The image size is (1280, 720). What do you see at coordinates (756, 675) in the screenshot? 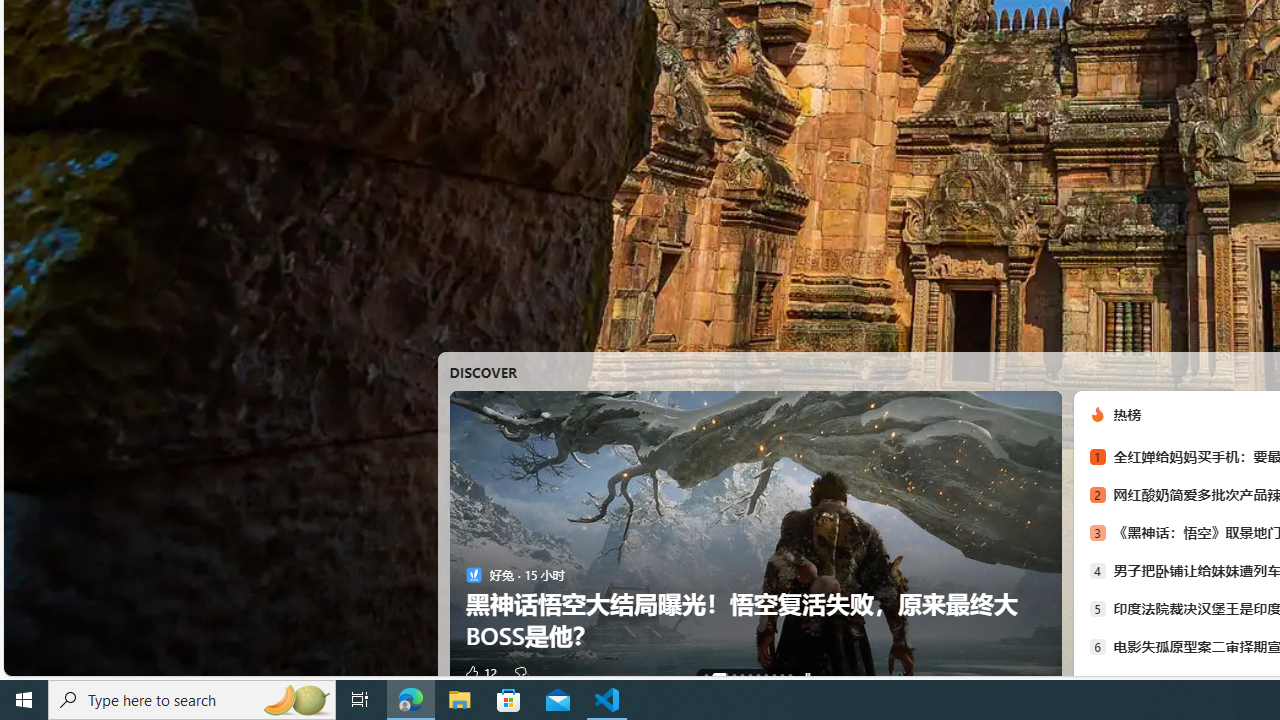
I see `'AutomationID: tab-5'` at bounding box center [756, 675].